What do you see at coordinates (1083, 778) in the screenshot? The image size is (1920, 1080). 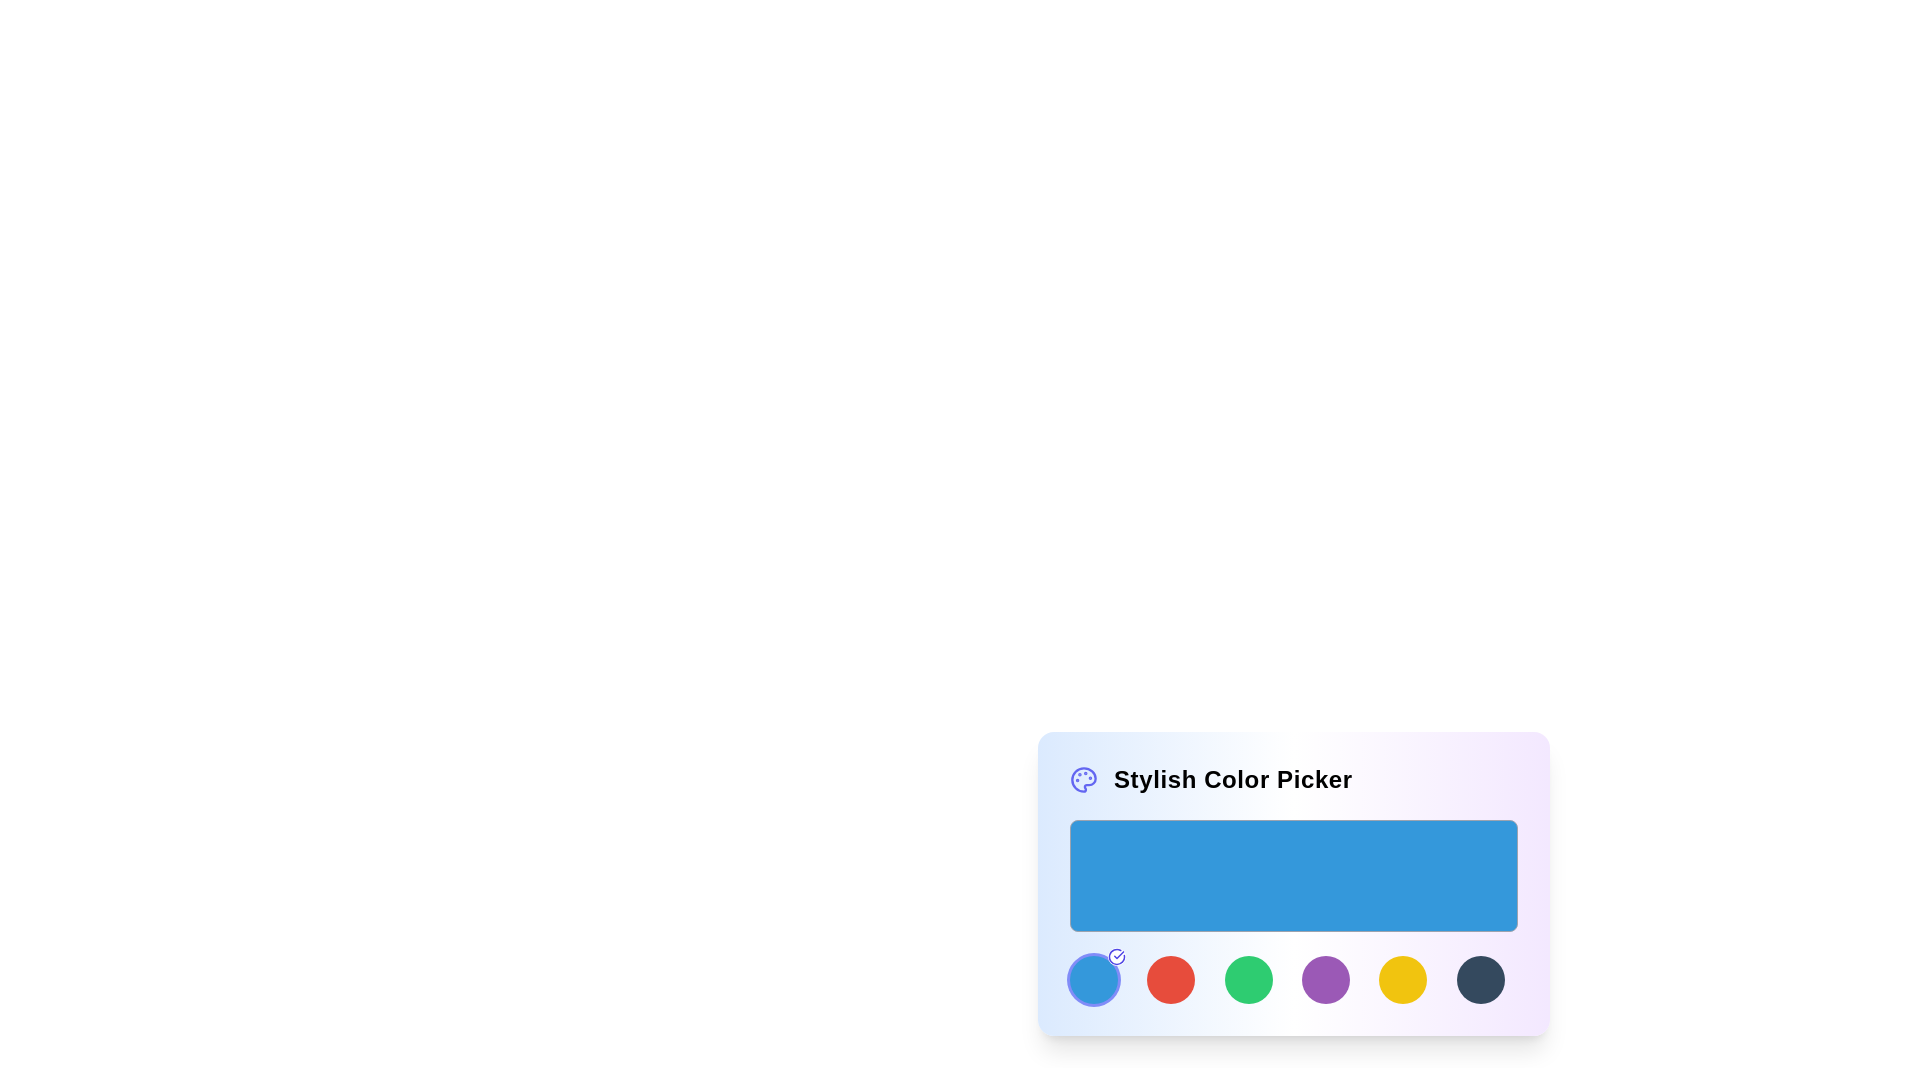 I see `the color palette icon representing the 'Stylish Color Picker' tool, which is positioned to the far left of the associated text element` at bounding box center [1083, 778].